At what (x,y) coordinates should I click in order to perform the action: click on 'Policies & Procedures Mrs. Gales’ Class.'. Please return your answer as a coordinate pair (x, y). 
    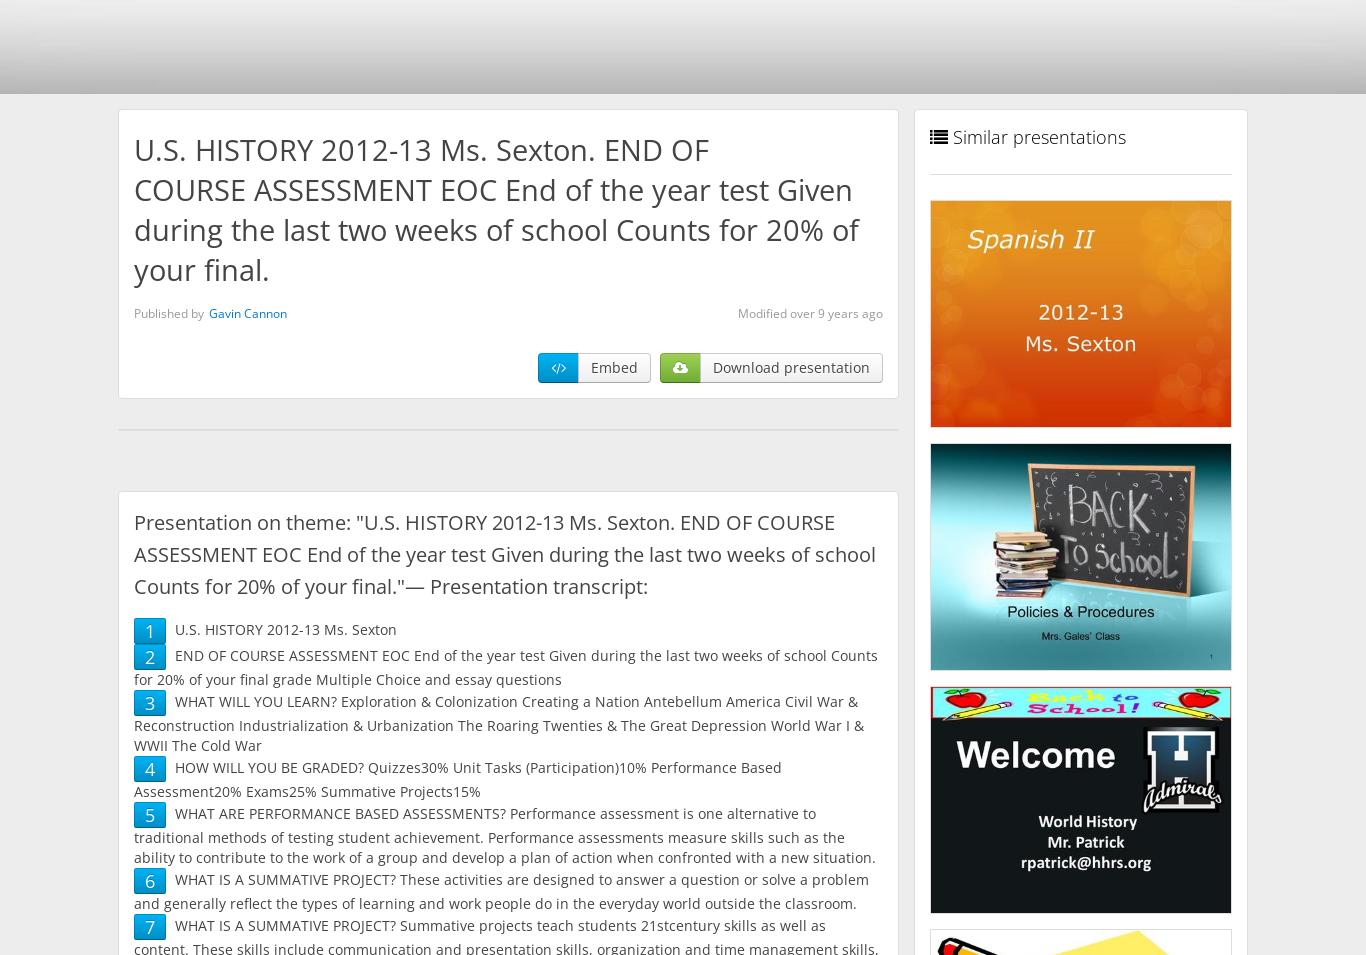
    Looking at the image, I should click on (1078, 560).